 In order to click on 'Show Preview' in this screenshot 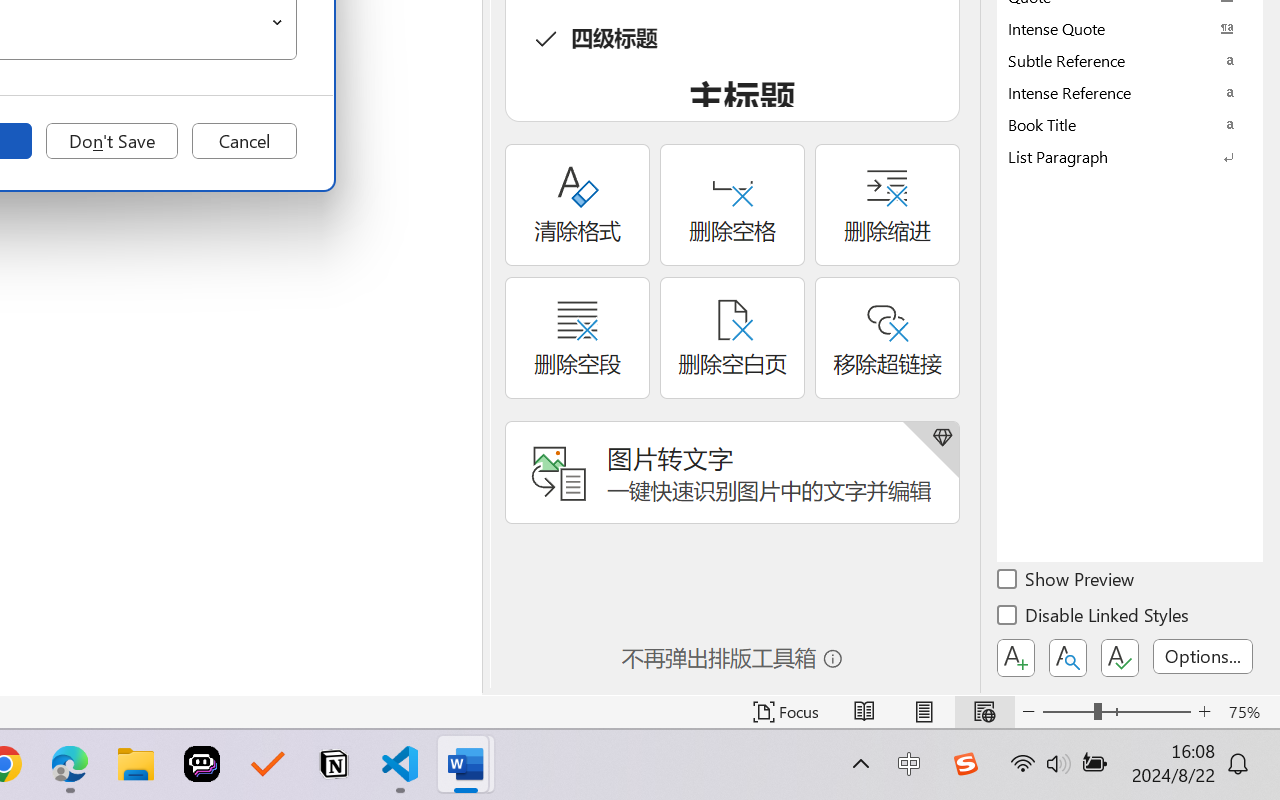, I will do `click(1066, 581)`.